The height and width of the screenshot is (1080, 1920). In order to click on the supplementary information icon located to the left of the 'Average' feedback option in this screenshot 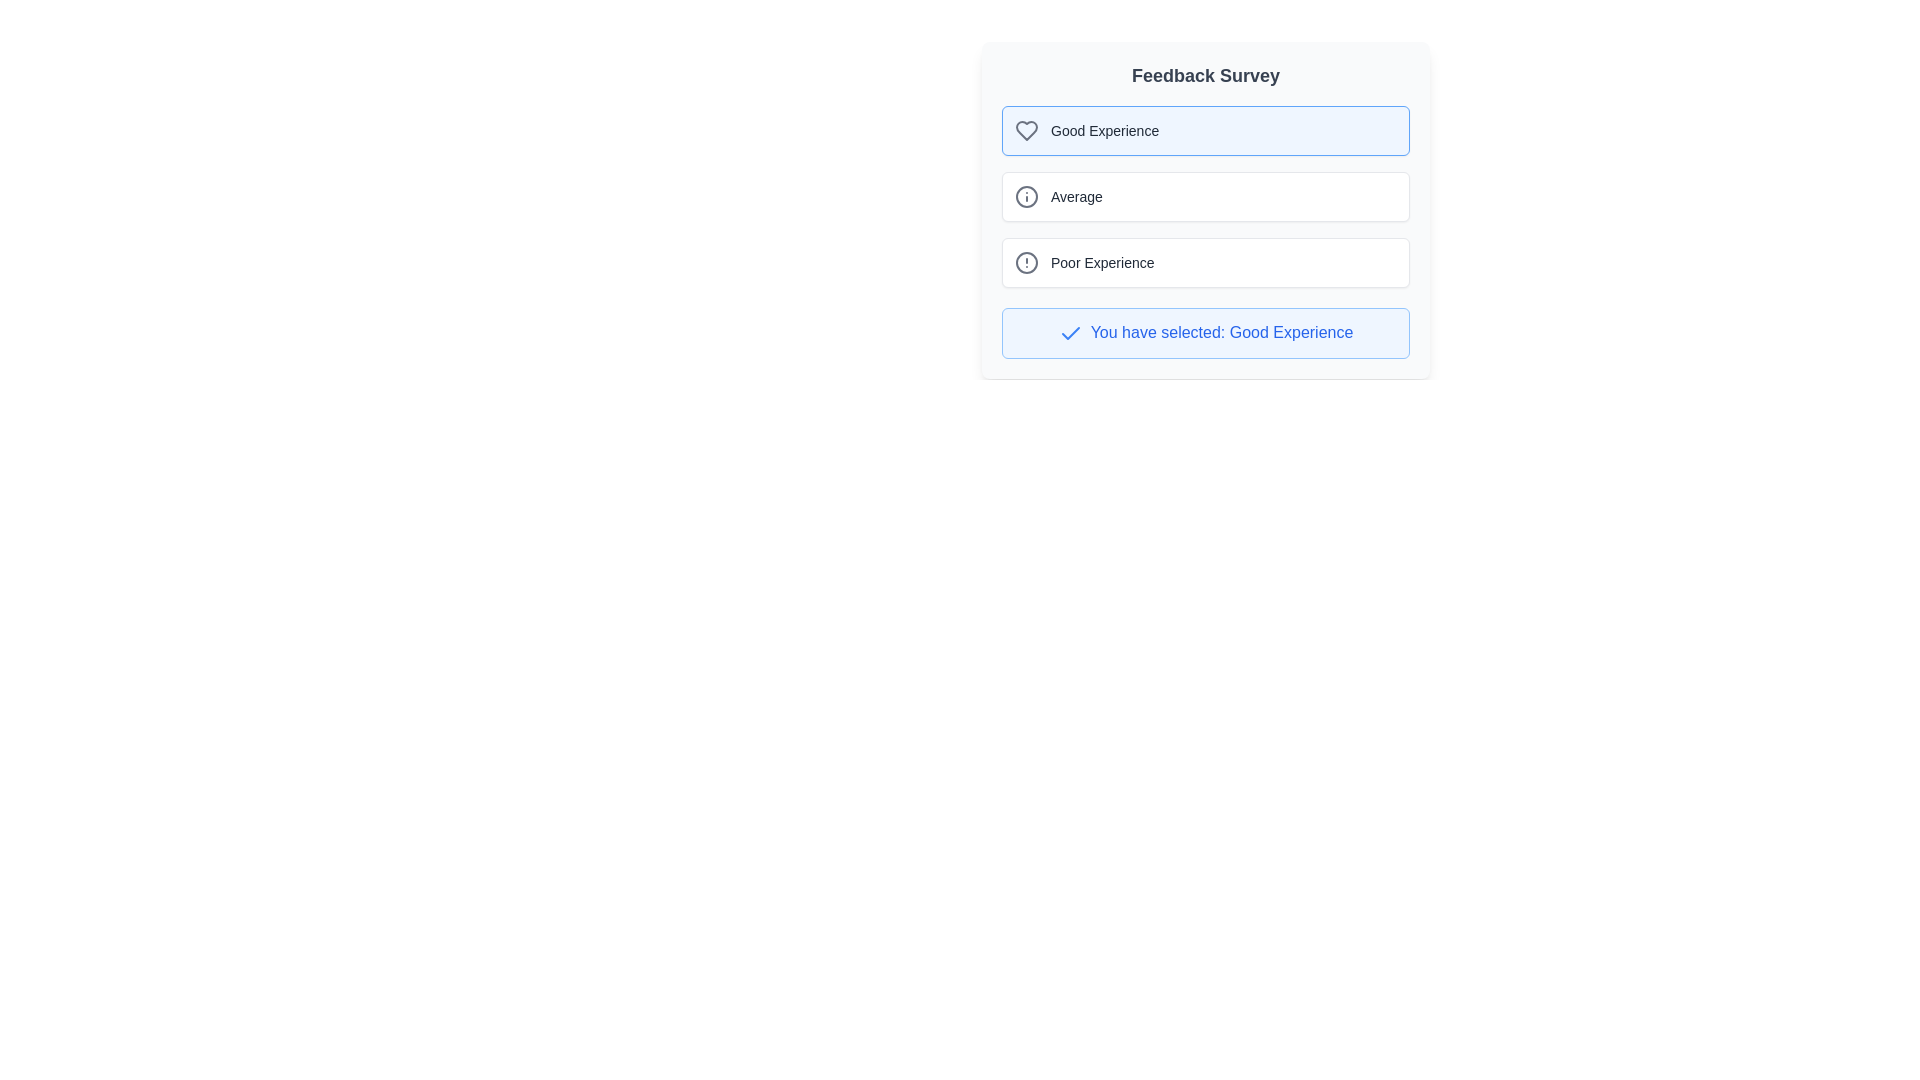, I will do `click(1027, 196)`.